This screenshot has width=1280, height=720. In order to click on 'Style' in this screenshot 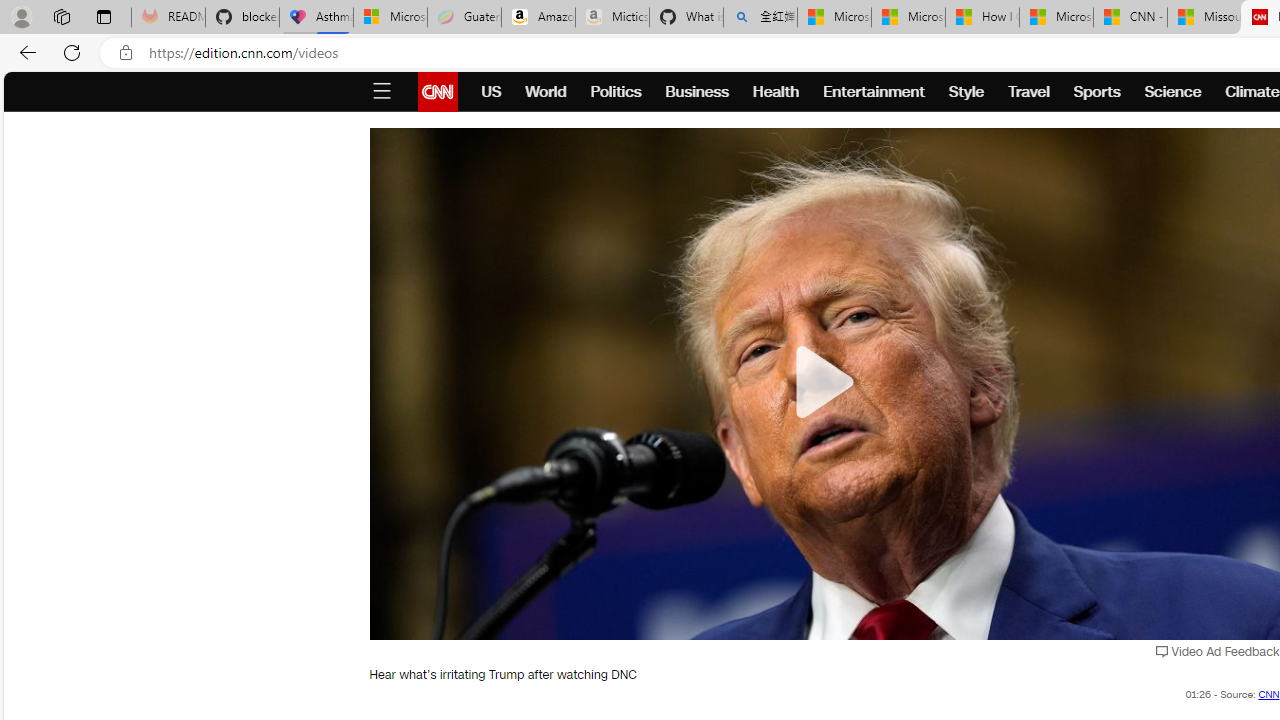, I will do `click(967, 92)`.